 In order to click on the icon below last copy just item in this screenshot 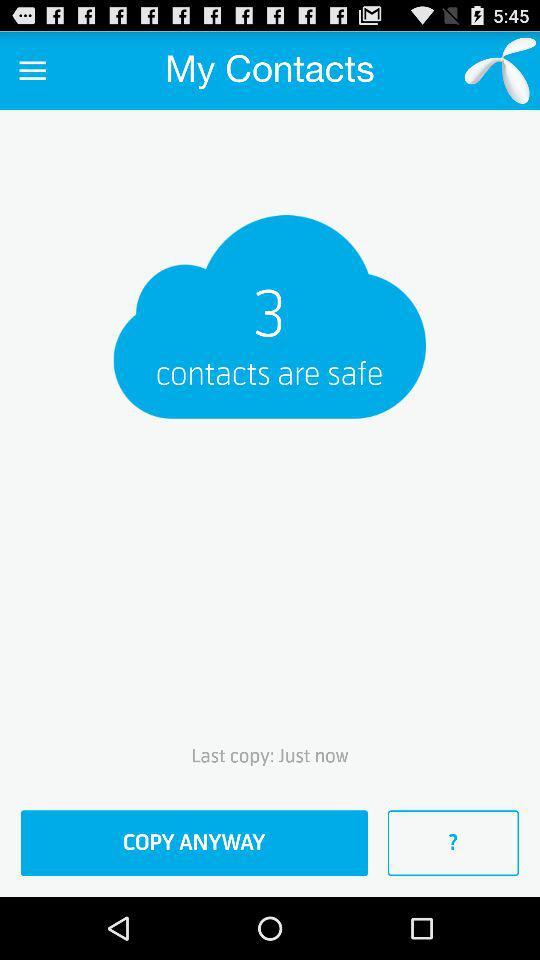, I will do `click(194, 842)`.